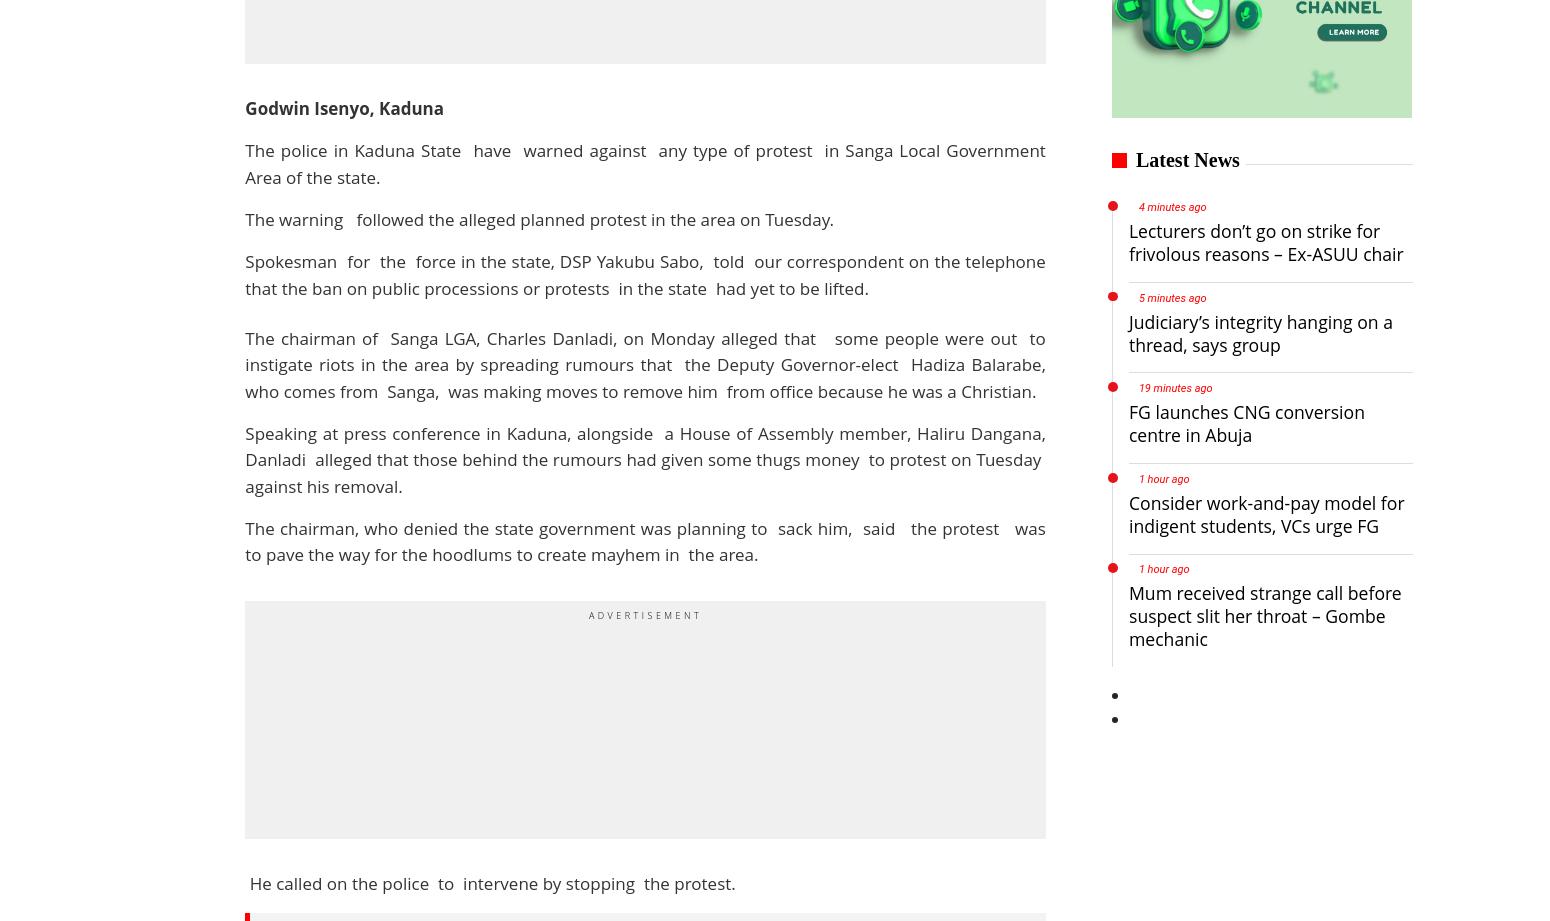 This screenshot has height=921, width=1550. I want to click on 'Special Features', so click(762, 780).